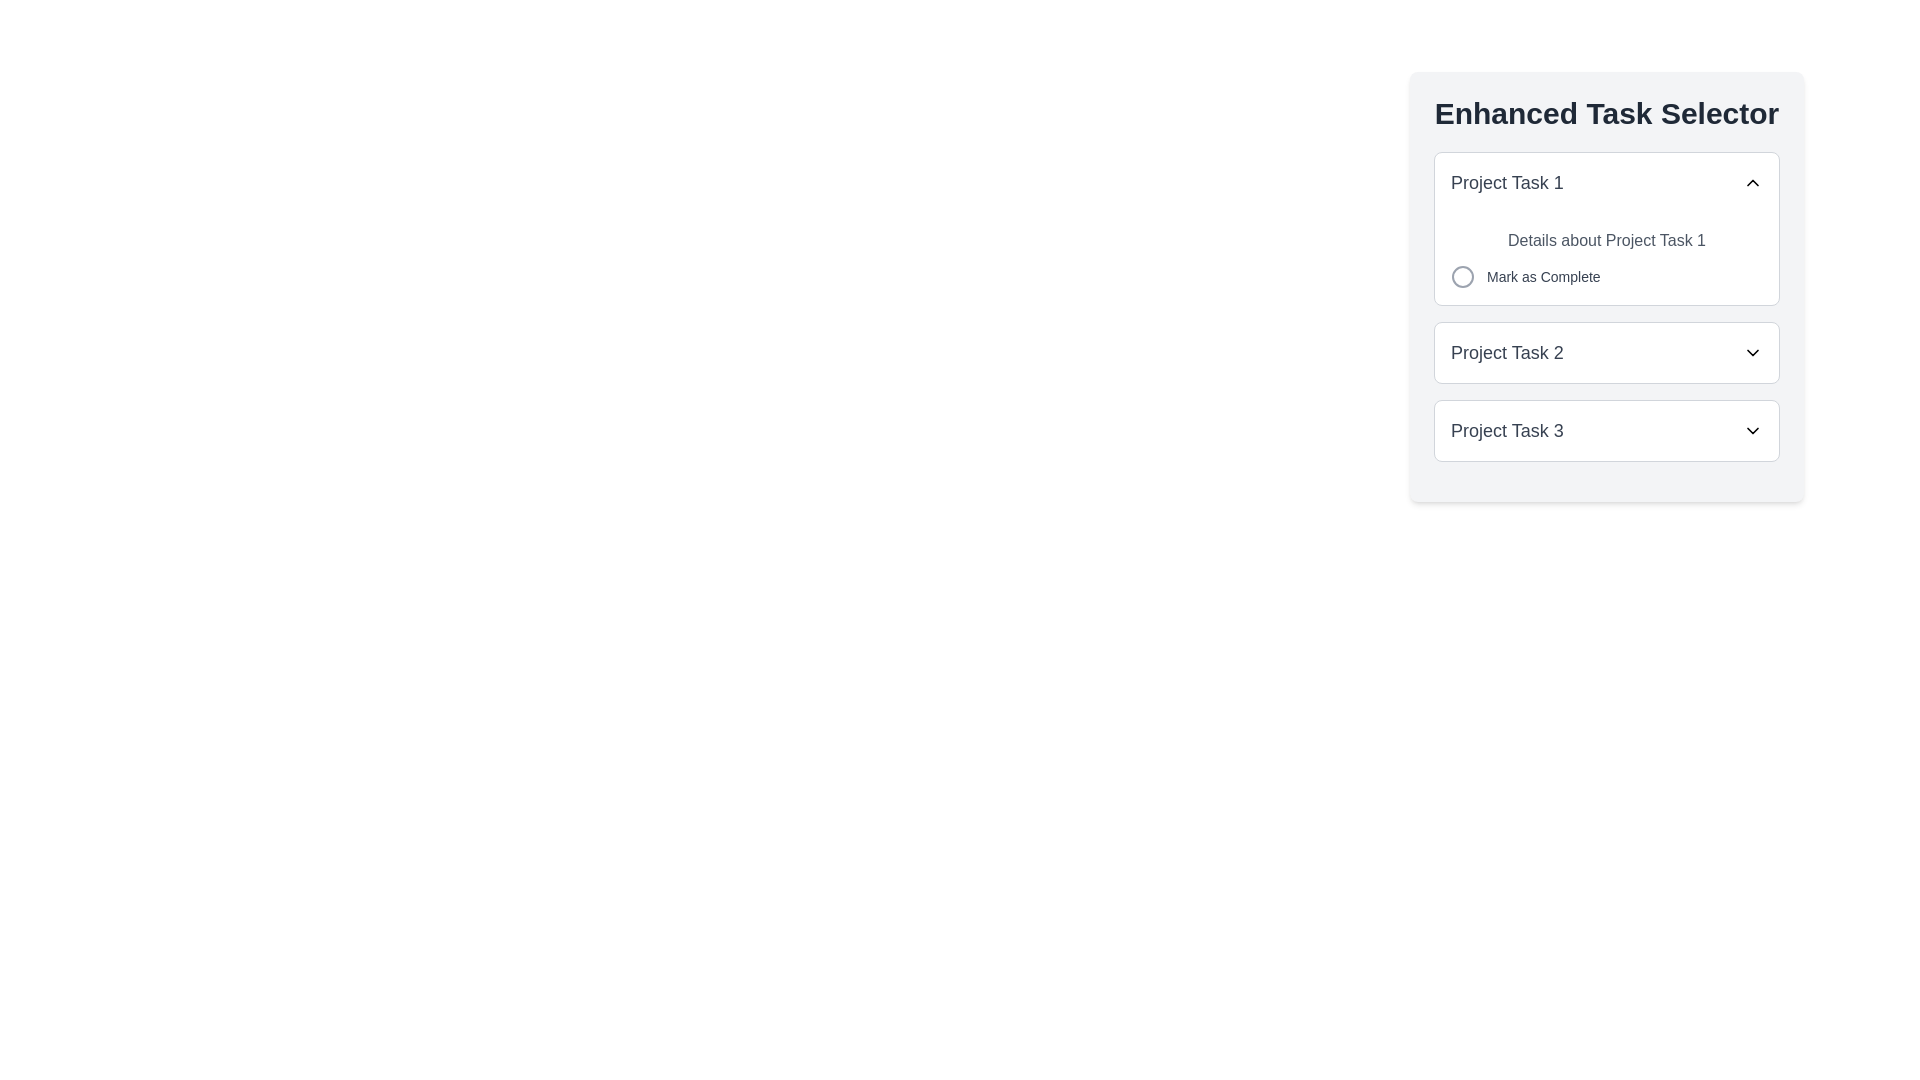 Image resolution: width=1920 pixels, height=1080 pixels. What do you see at coordinates (1751, 182) in the screenshot?
I see `the Icon Button located at the far right of the 'Project Task 1' section` at bounding box center [1751, 182].